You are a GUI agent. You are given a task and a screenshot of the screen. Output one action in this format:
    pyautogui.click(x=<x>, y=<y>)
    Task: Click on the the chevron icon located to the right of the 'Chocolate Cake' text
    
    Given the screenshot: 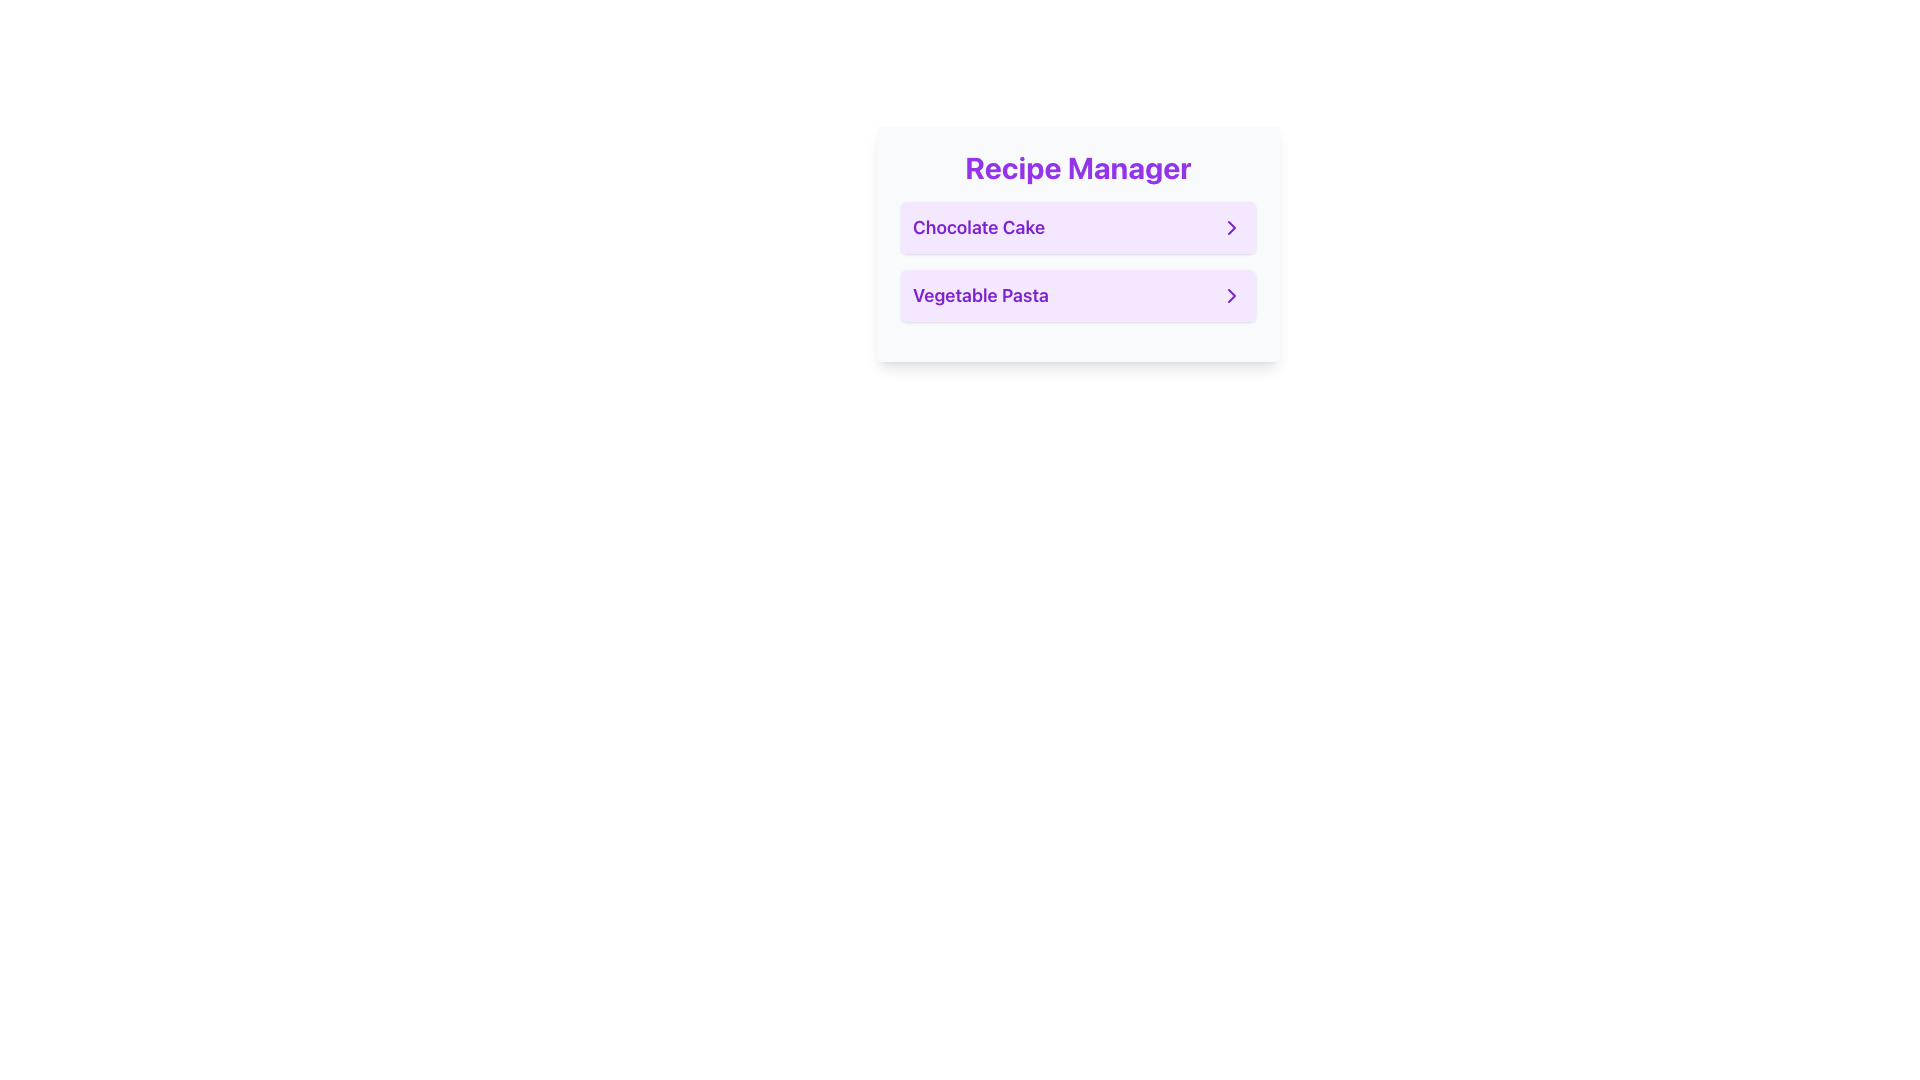 What is the action you would take?
    pyautogui.click(x=1231, y=226)
    